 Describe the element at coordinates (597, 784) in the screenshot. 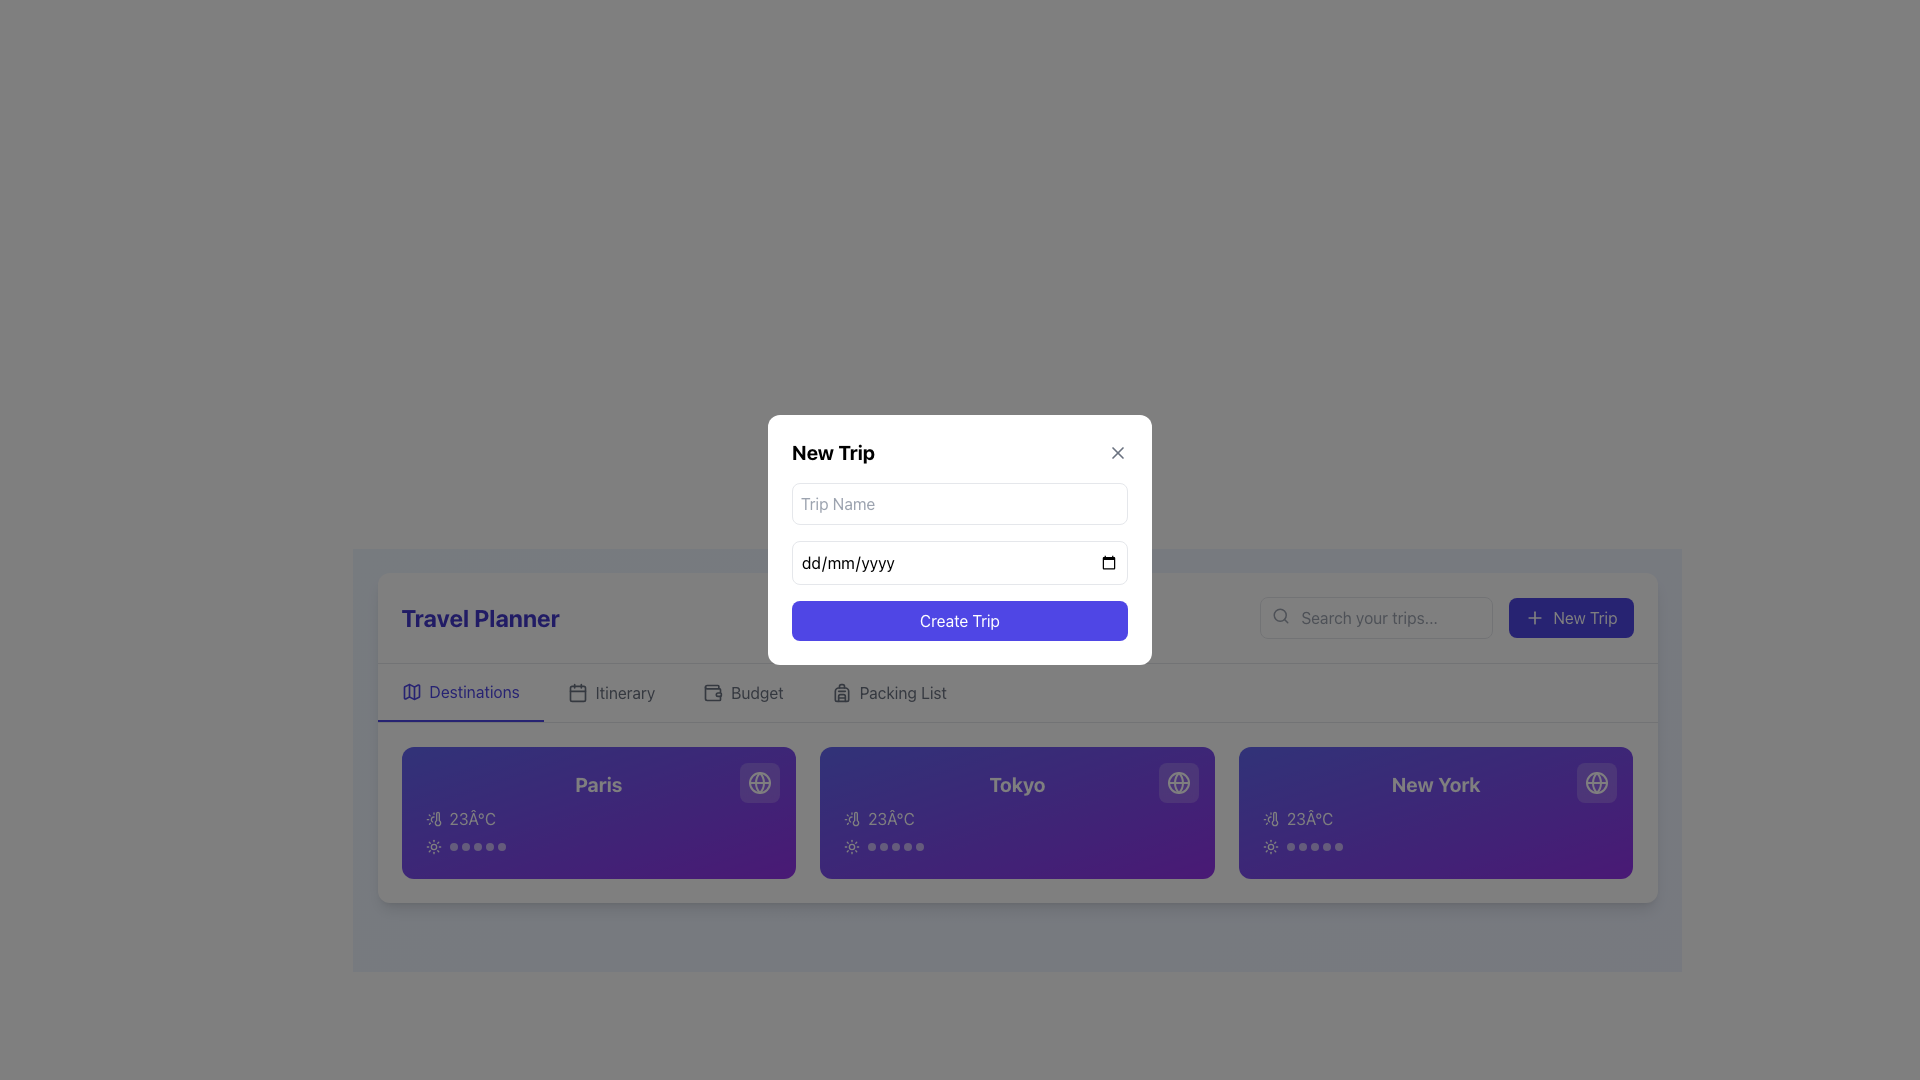

I see `the text label displaying 'Paris' in bold font, which is the first label in the Travel Planner section card` at that location.